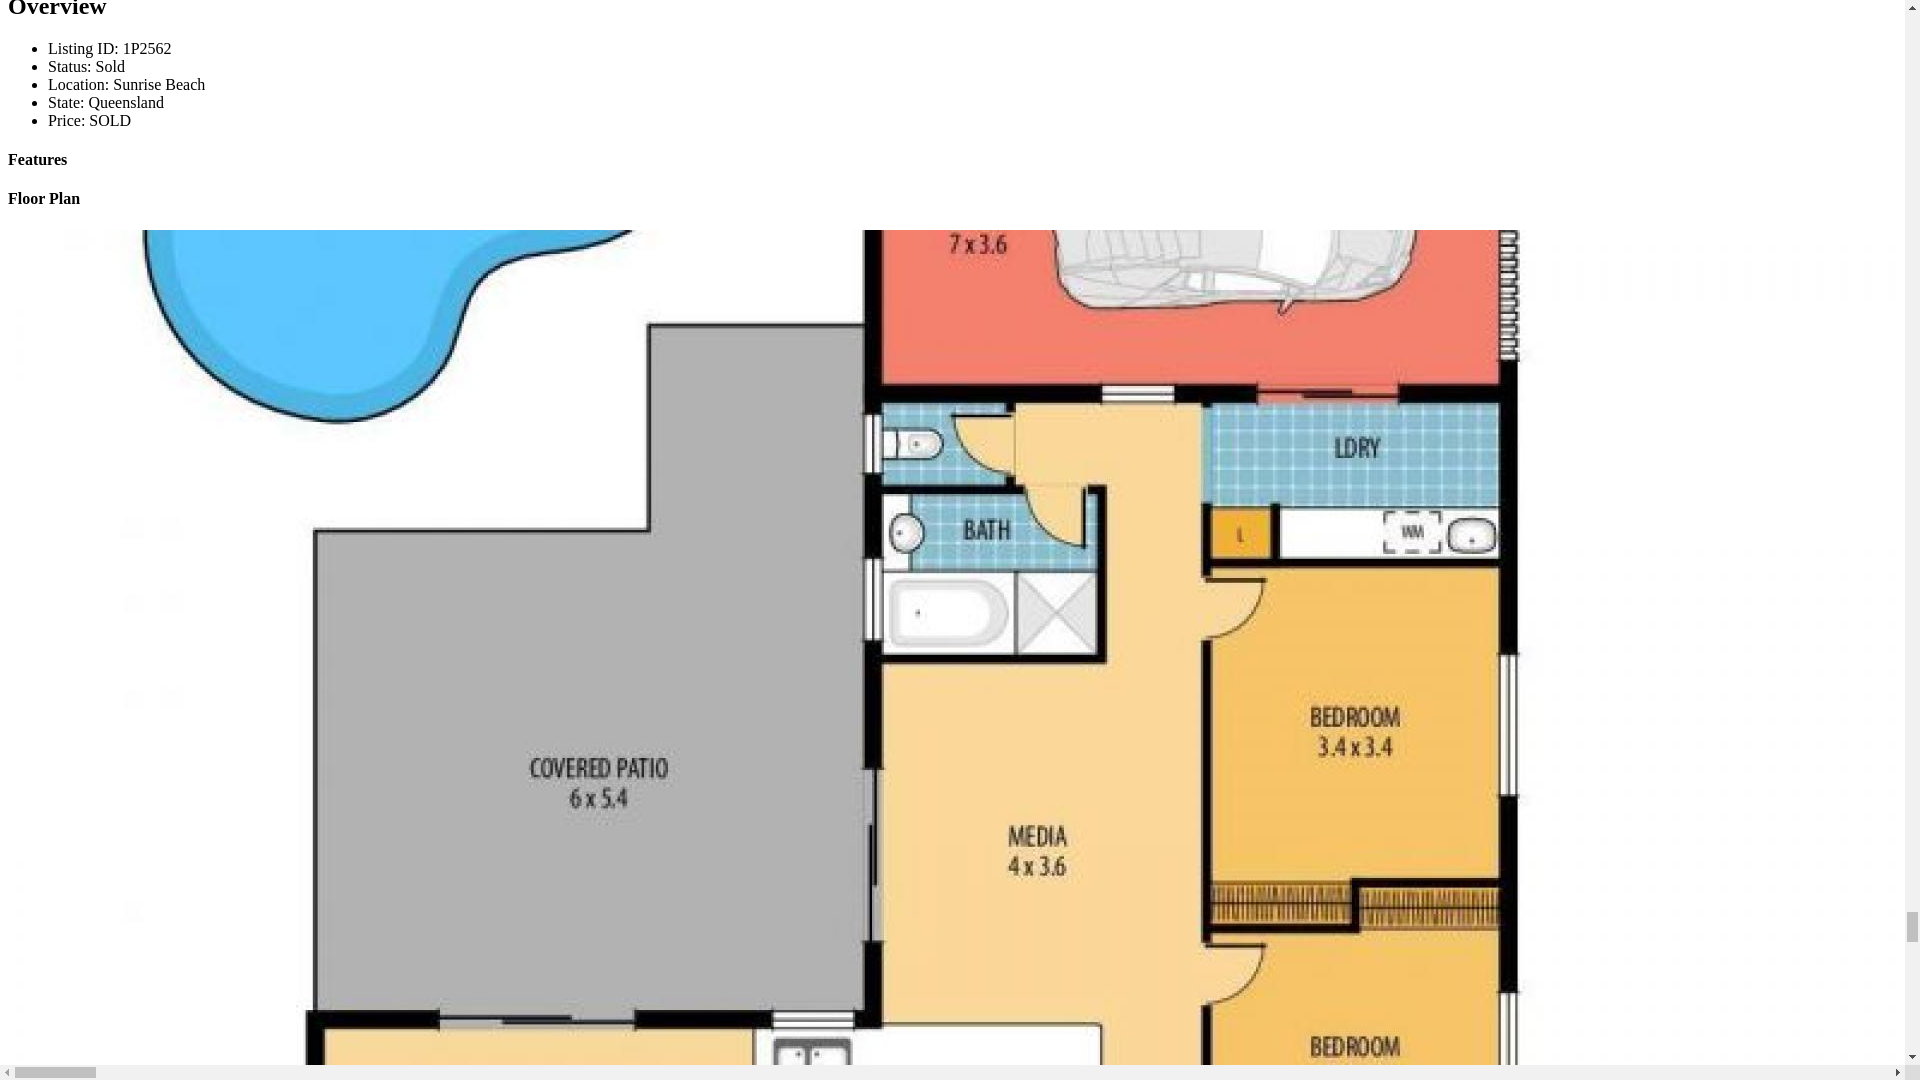 This screenshot has width=1920, height=1080. What do you see at coordinates (48, 59) in the screenshot?
I see `'Lease'` at bounding box center [48, 59].